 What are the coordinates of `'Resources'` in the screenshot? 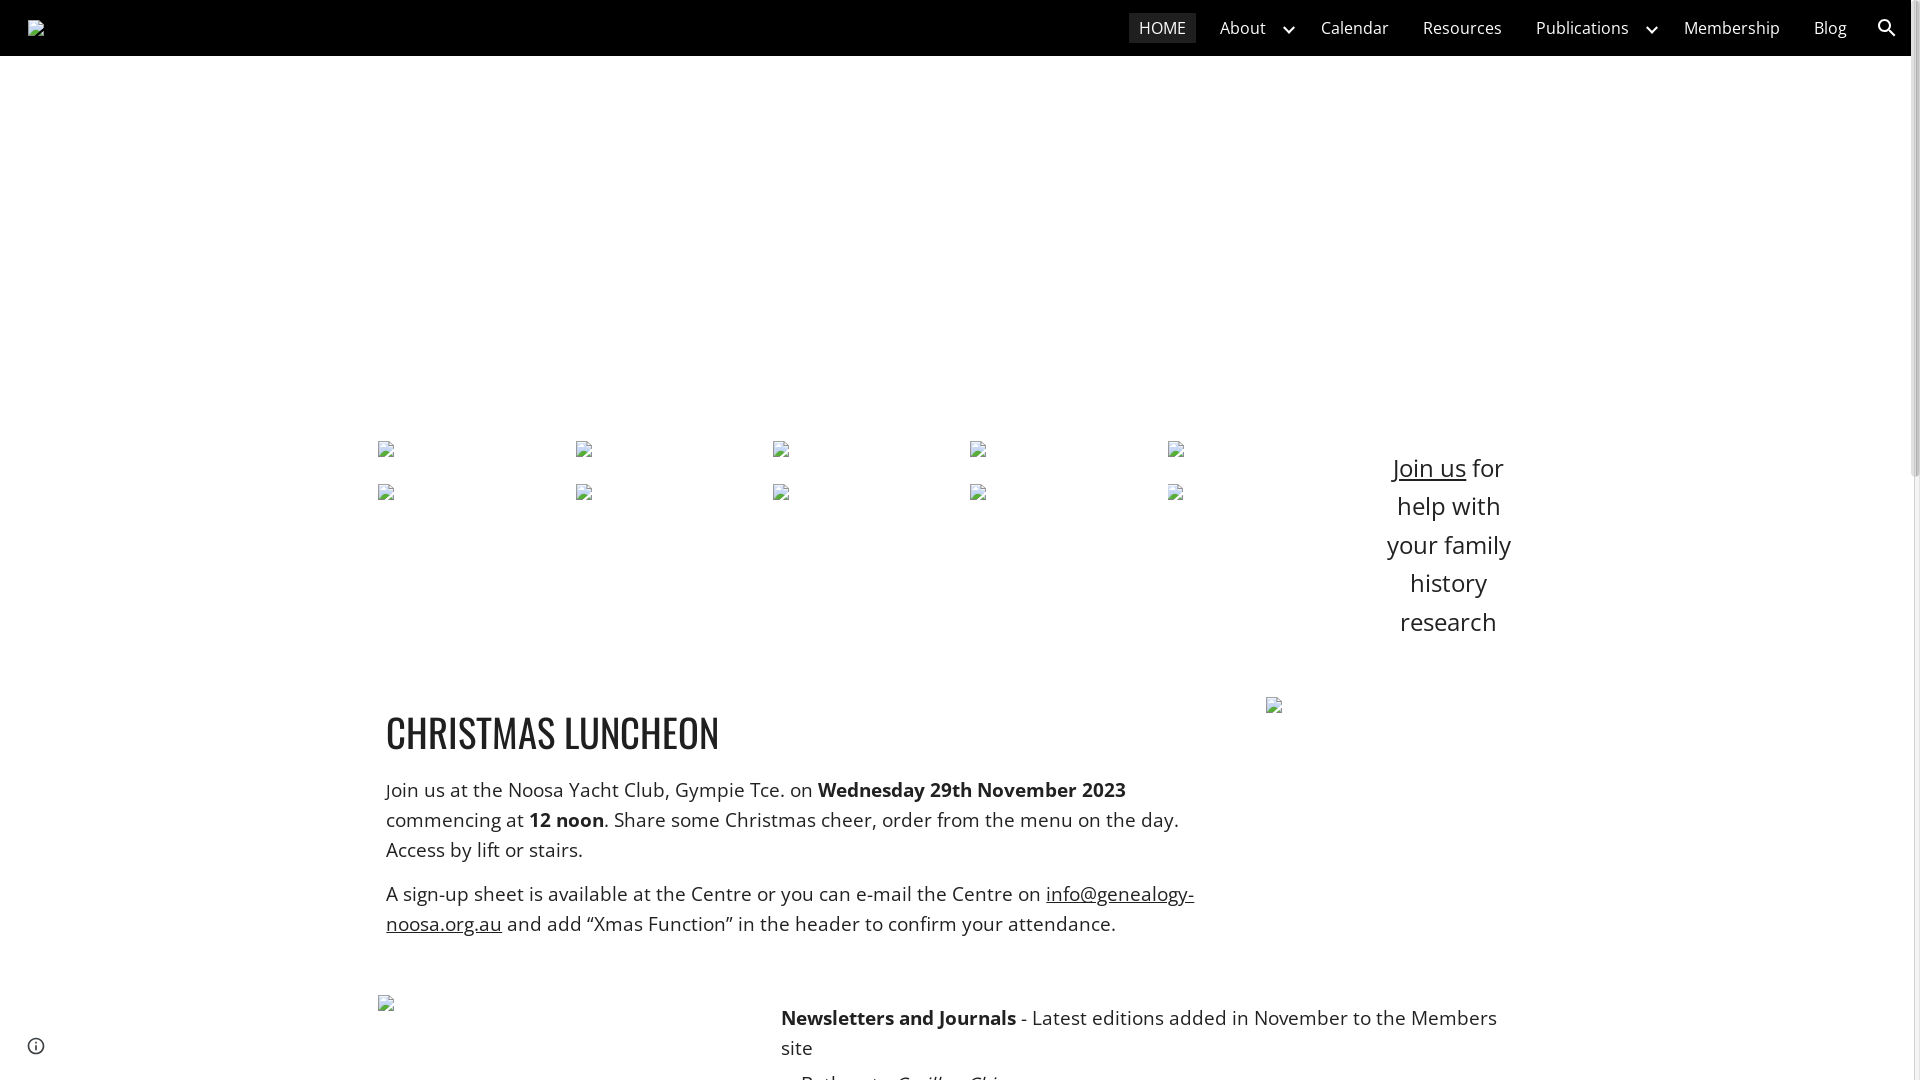 It's located at (1462, 27).